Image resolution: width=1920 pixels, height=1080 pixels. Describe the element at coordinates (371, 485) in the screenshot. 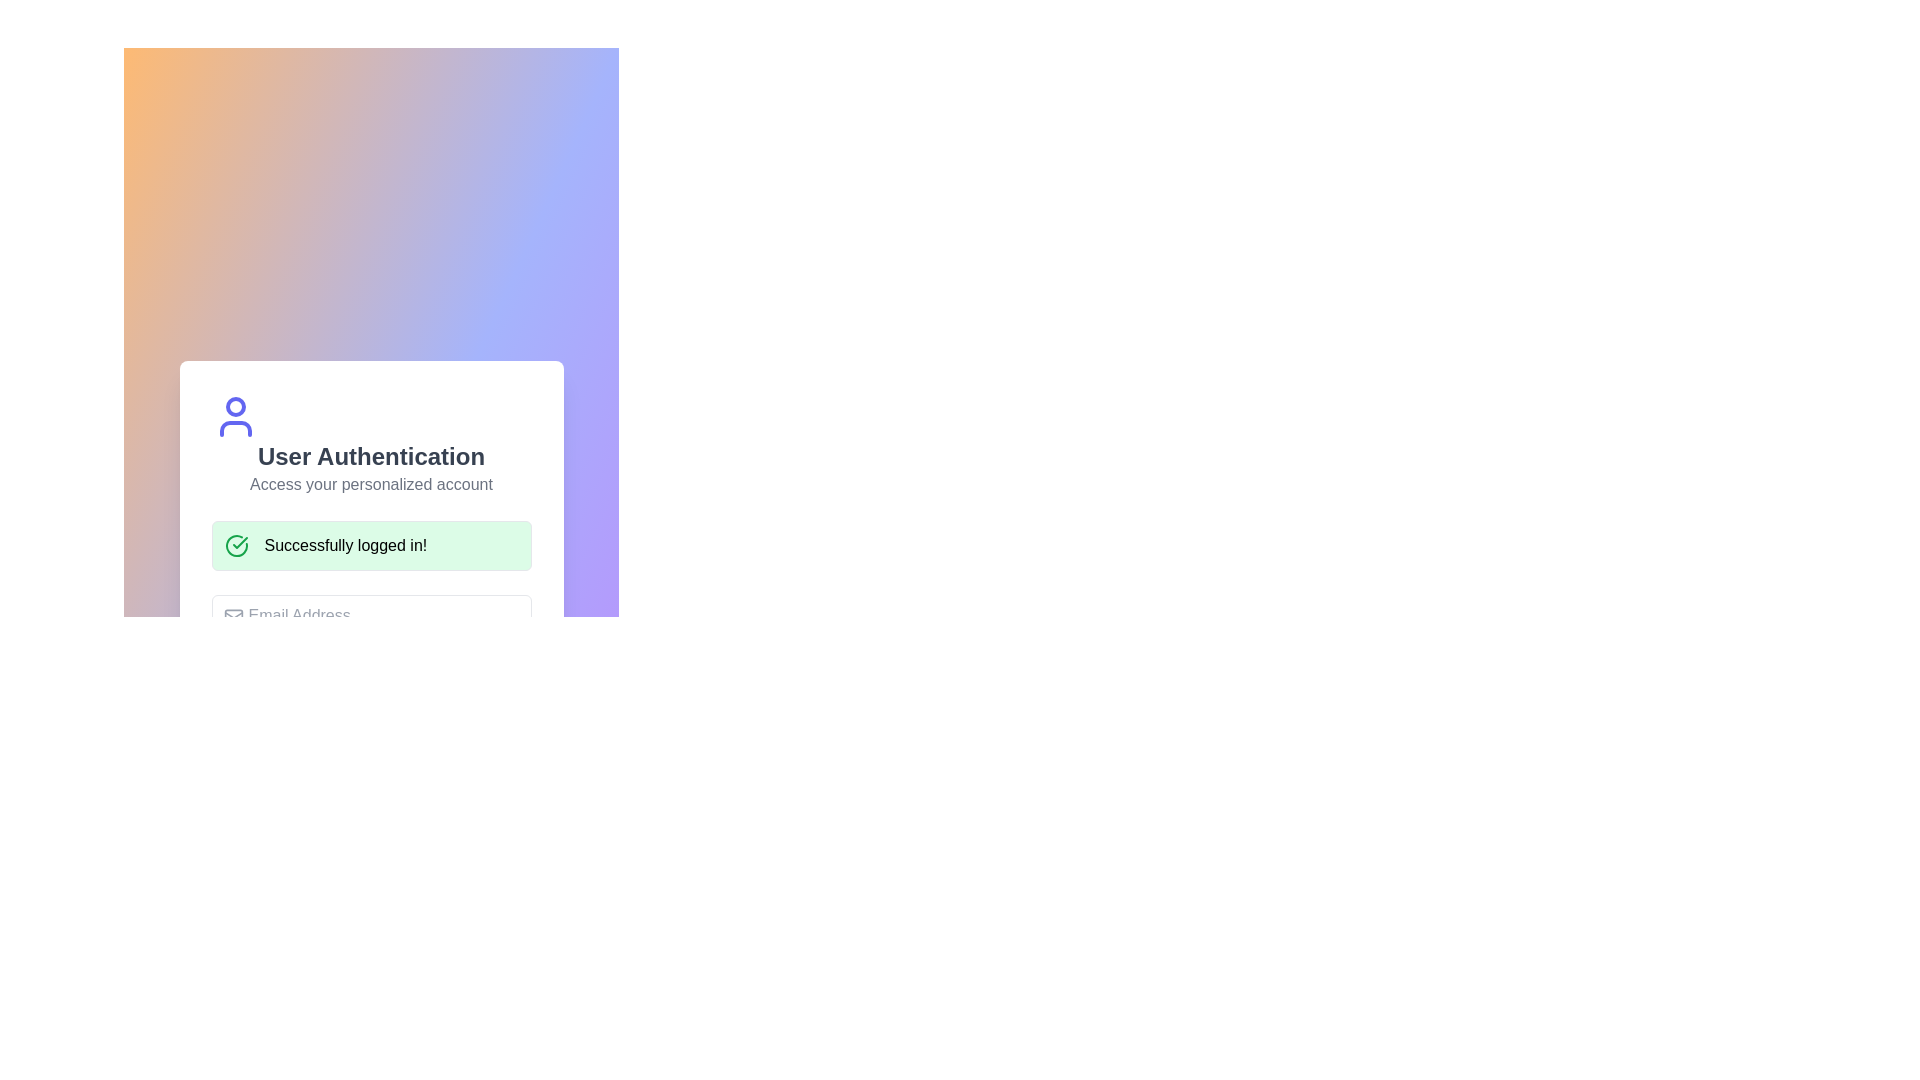

I see `the descriptive subheading text located directly below the 'User Authentication' heading, providing context about accessing the user's account` at that location.